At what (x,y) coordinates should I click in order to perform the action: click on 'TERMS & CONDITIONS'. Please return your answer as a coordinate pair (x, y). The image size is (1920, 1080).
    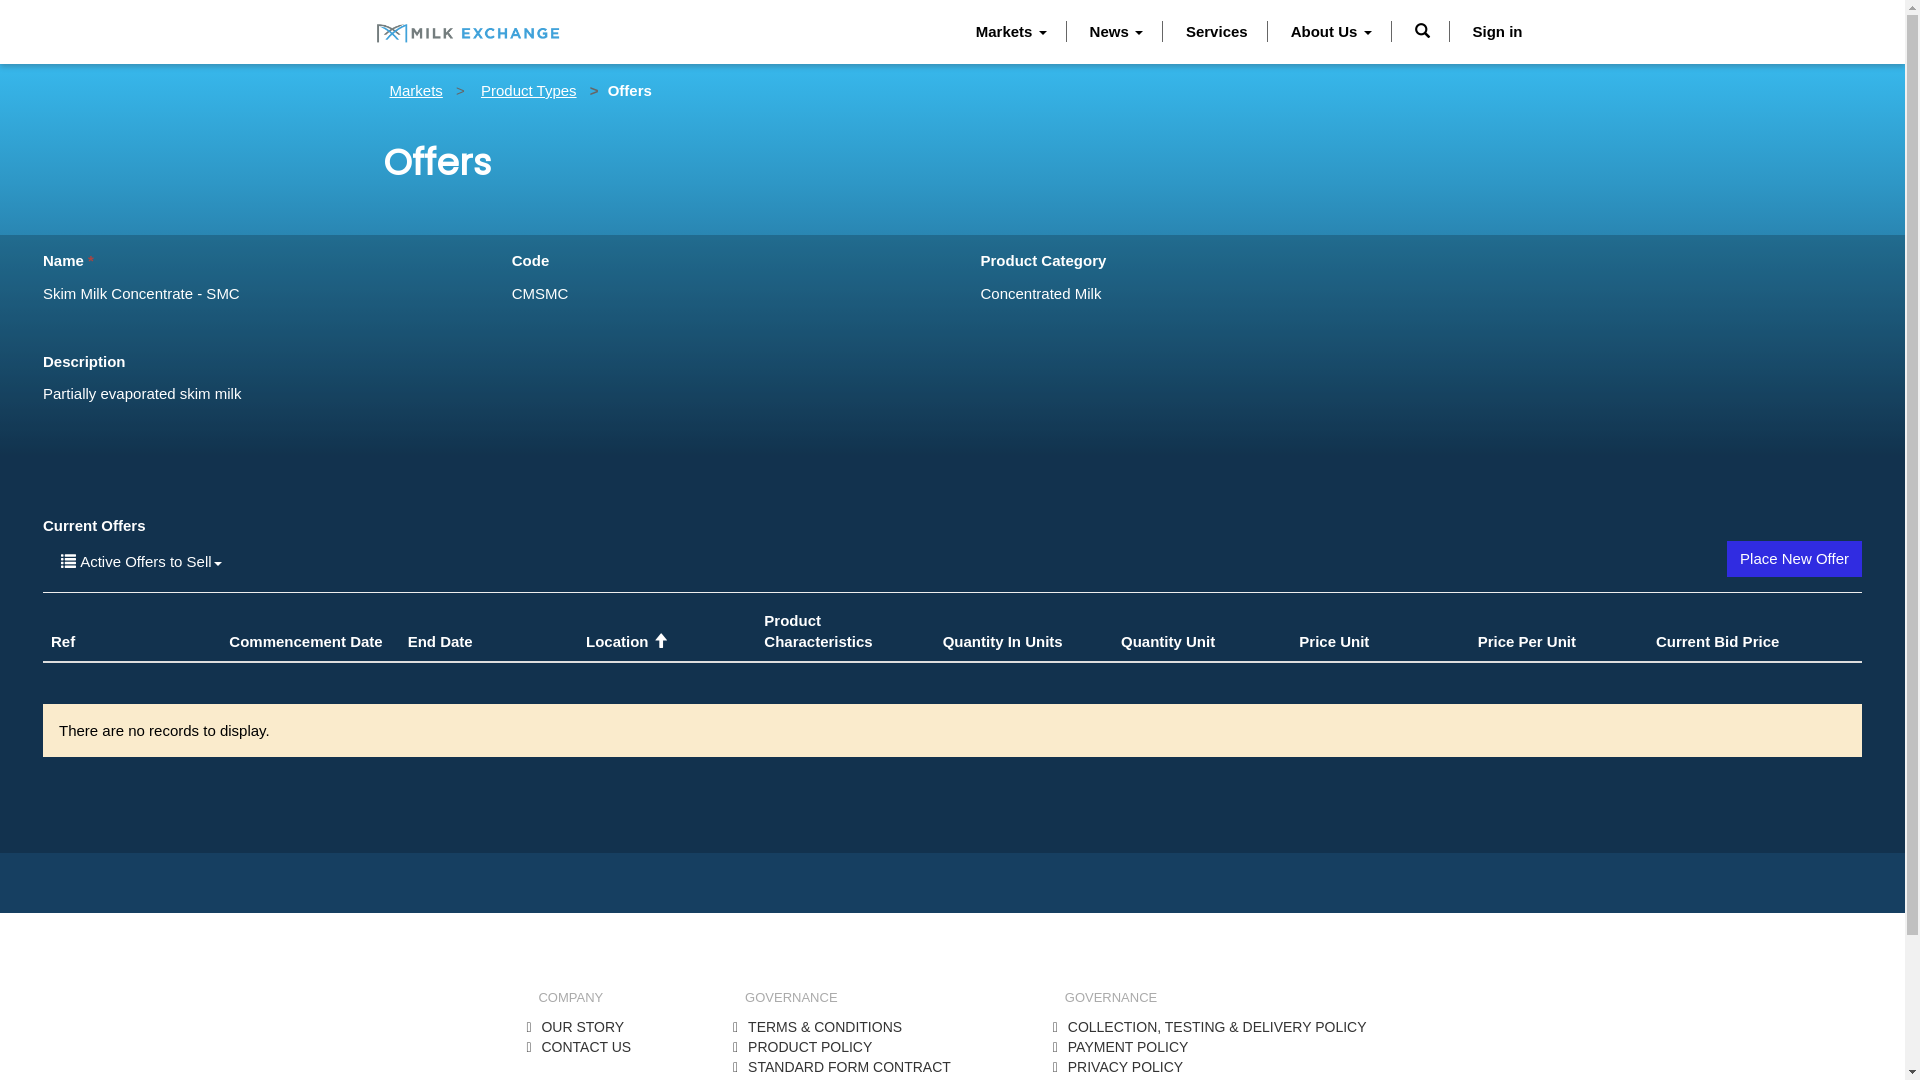
    Looking at the image, I should click on (825, 1026).